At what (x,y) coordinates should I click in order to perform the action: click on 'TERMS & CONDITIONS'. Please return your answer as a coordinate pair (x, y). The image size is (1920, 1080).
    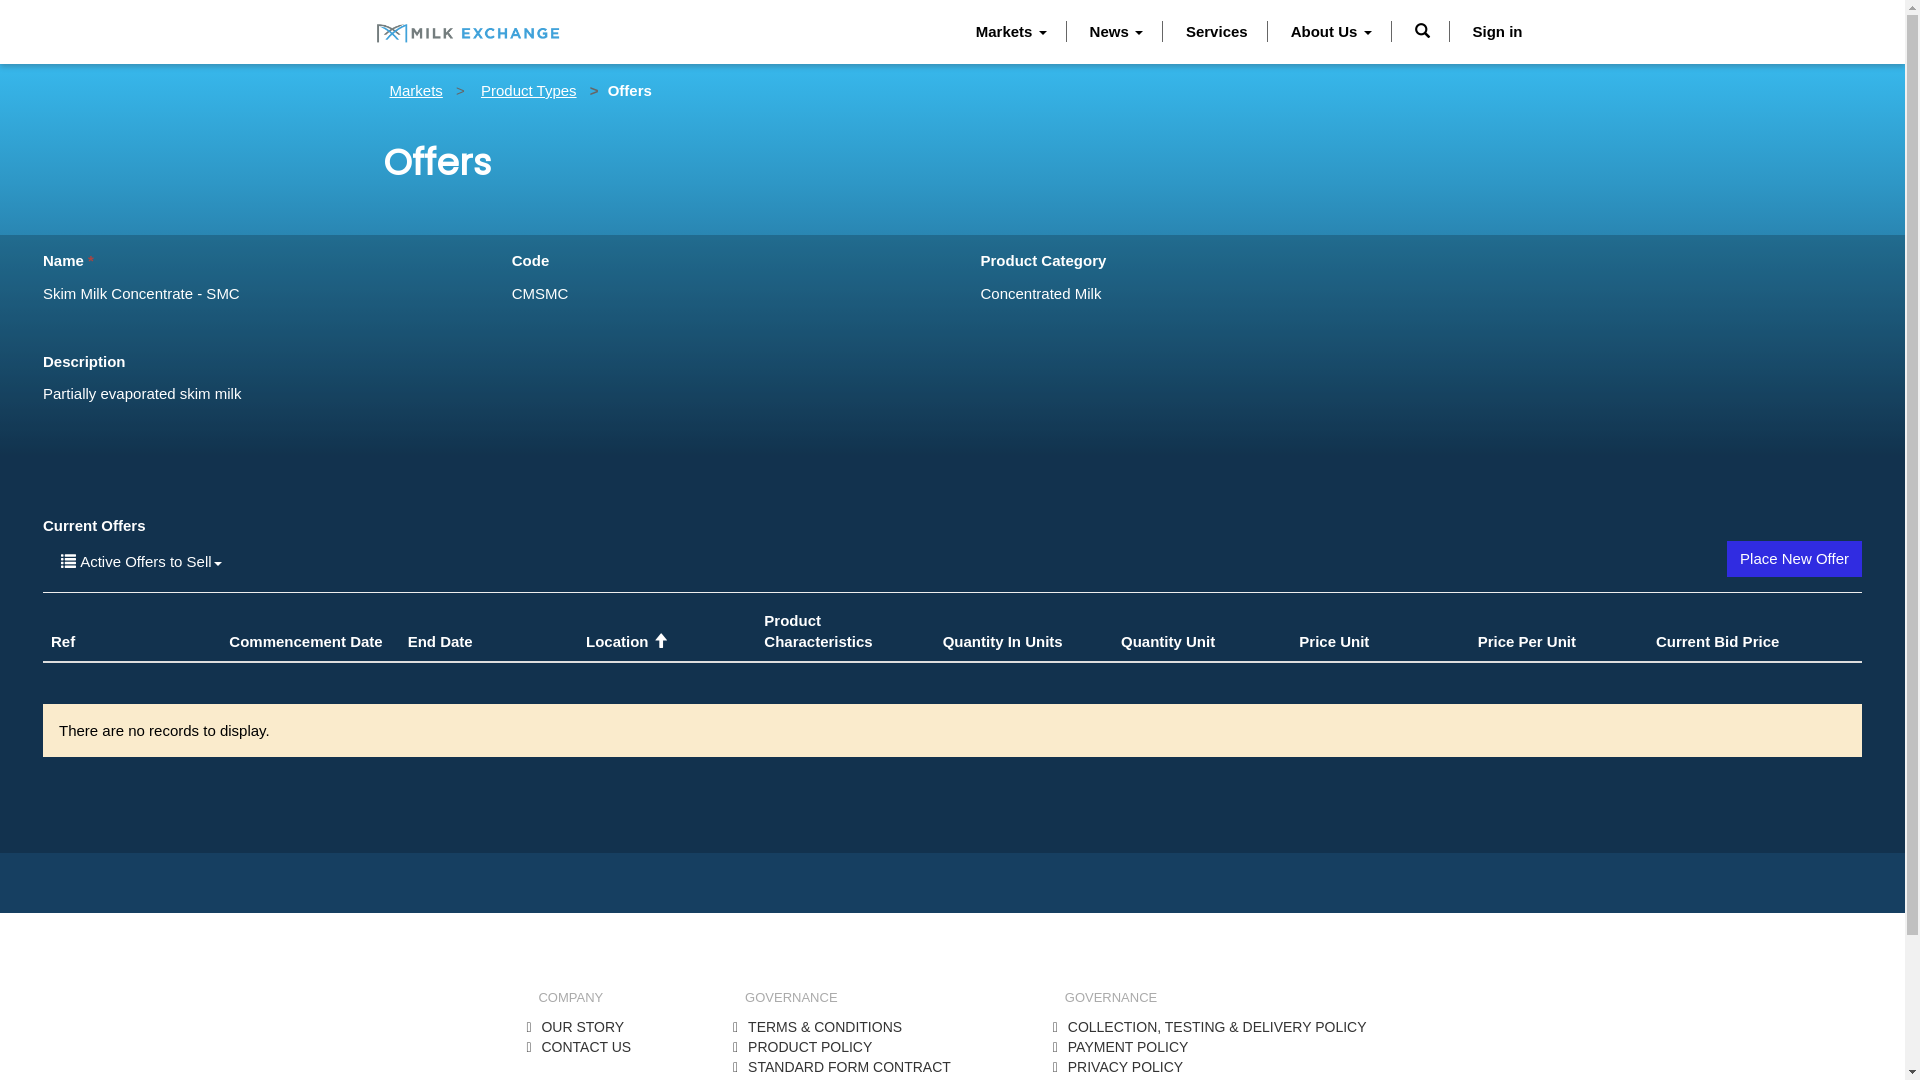
    Looking at the image, I should click on (825, 1026).